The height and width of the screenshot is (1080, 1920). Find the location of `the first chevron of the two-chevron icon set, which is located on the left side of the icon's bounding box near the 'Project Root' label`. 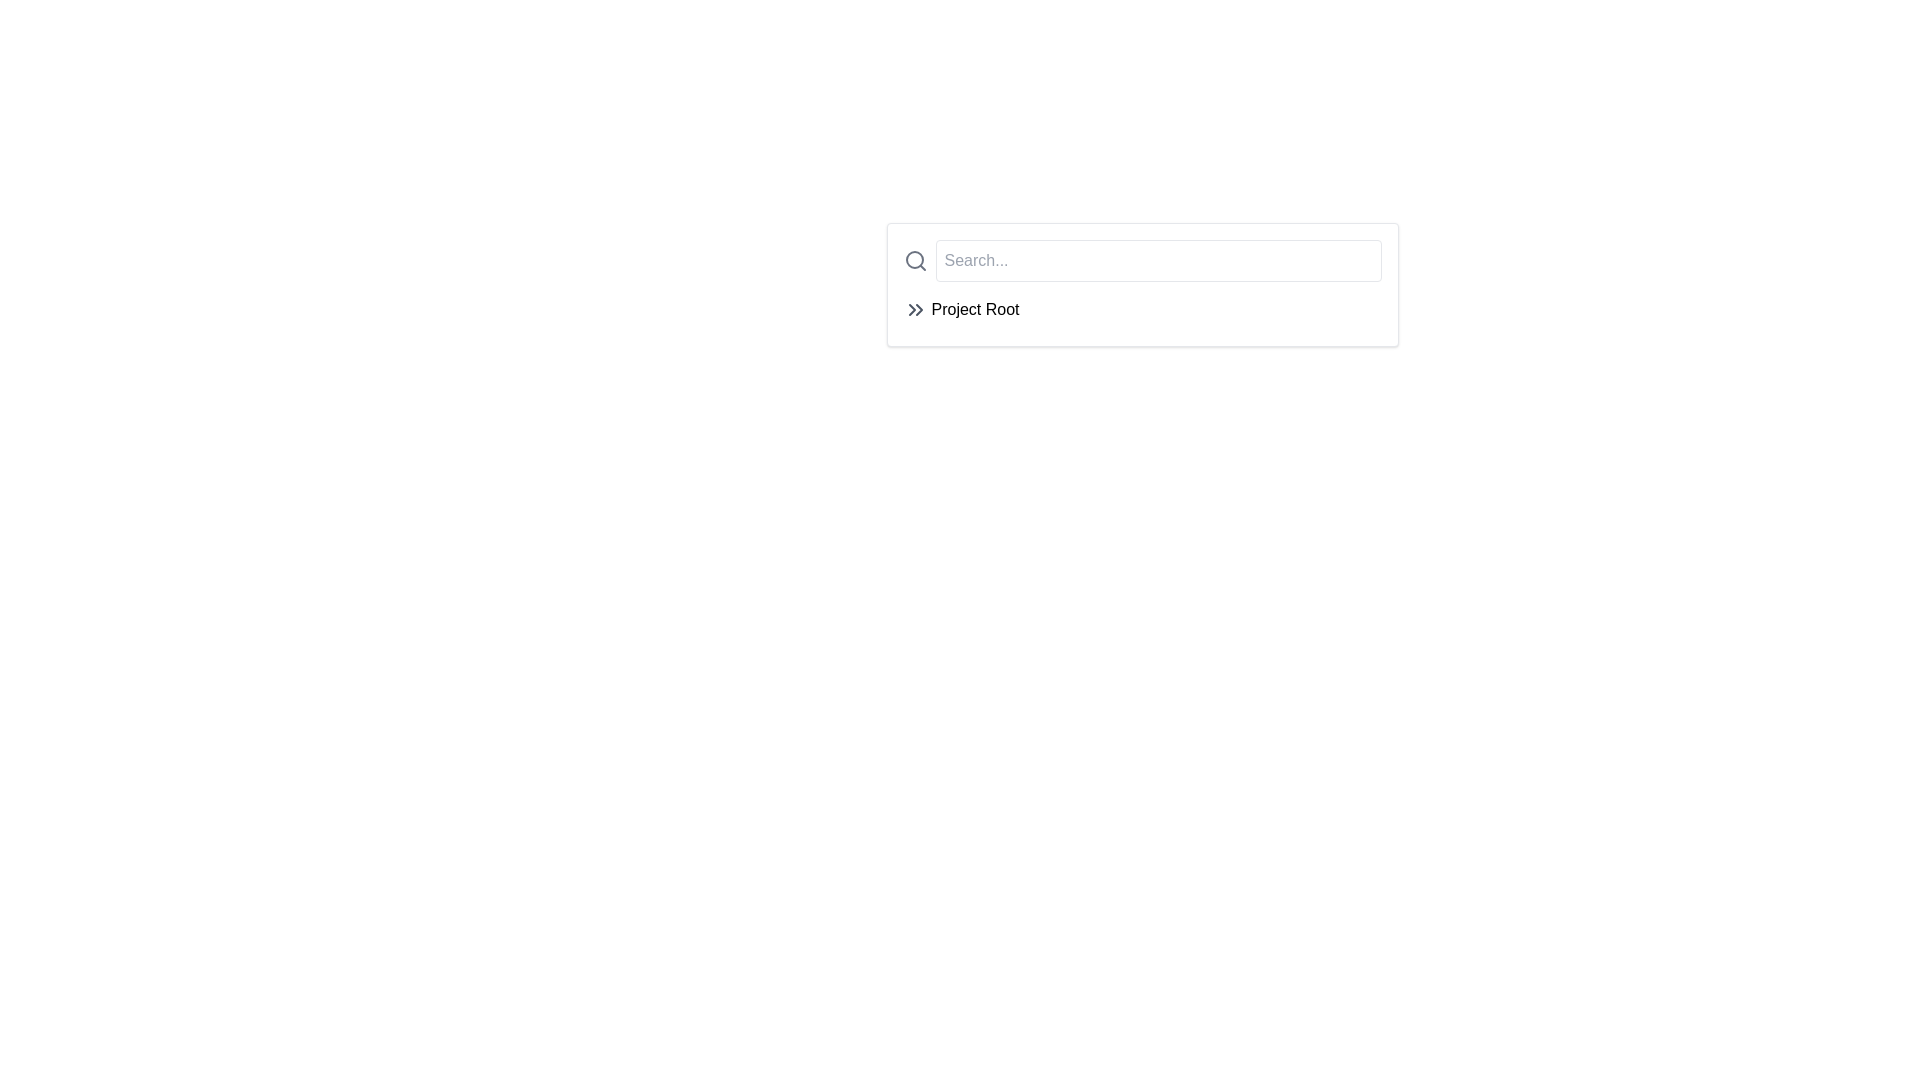

the first chevron of the two-chevron icon set, which is located on the left side of the icon's bounding box near the 'Project Root' label is located at coordinates (911, 309).